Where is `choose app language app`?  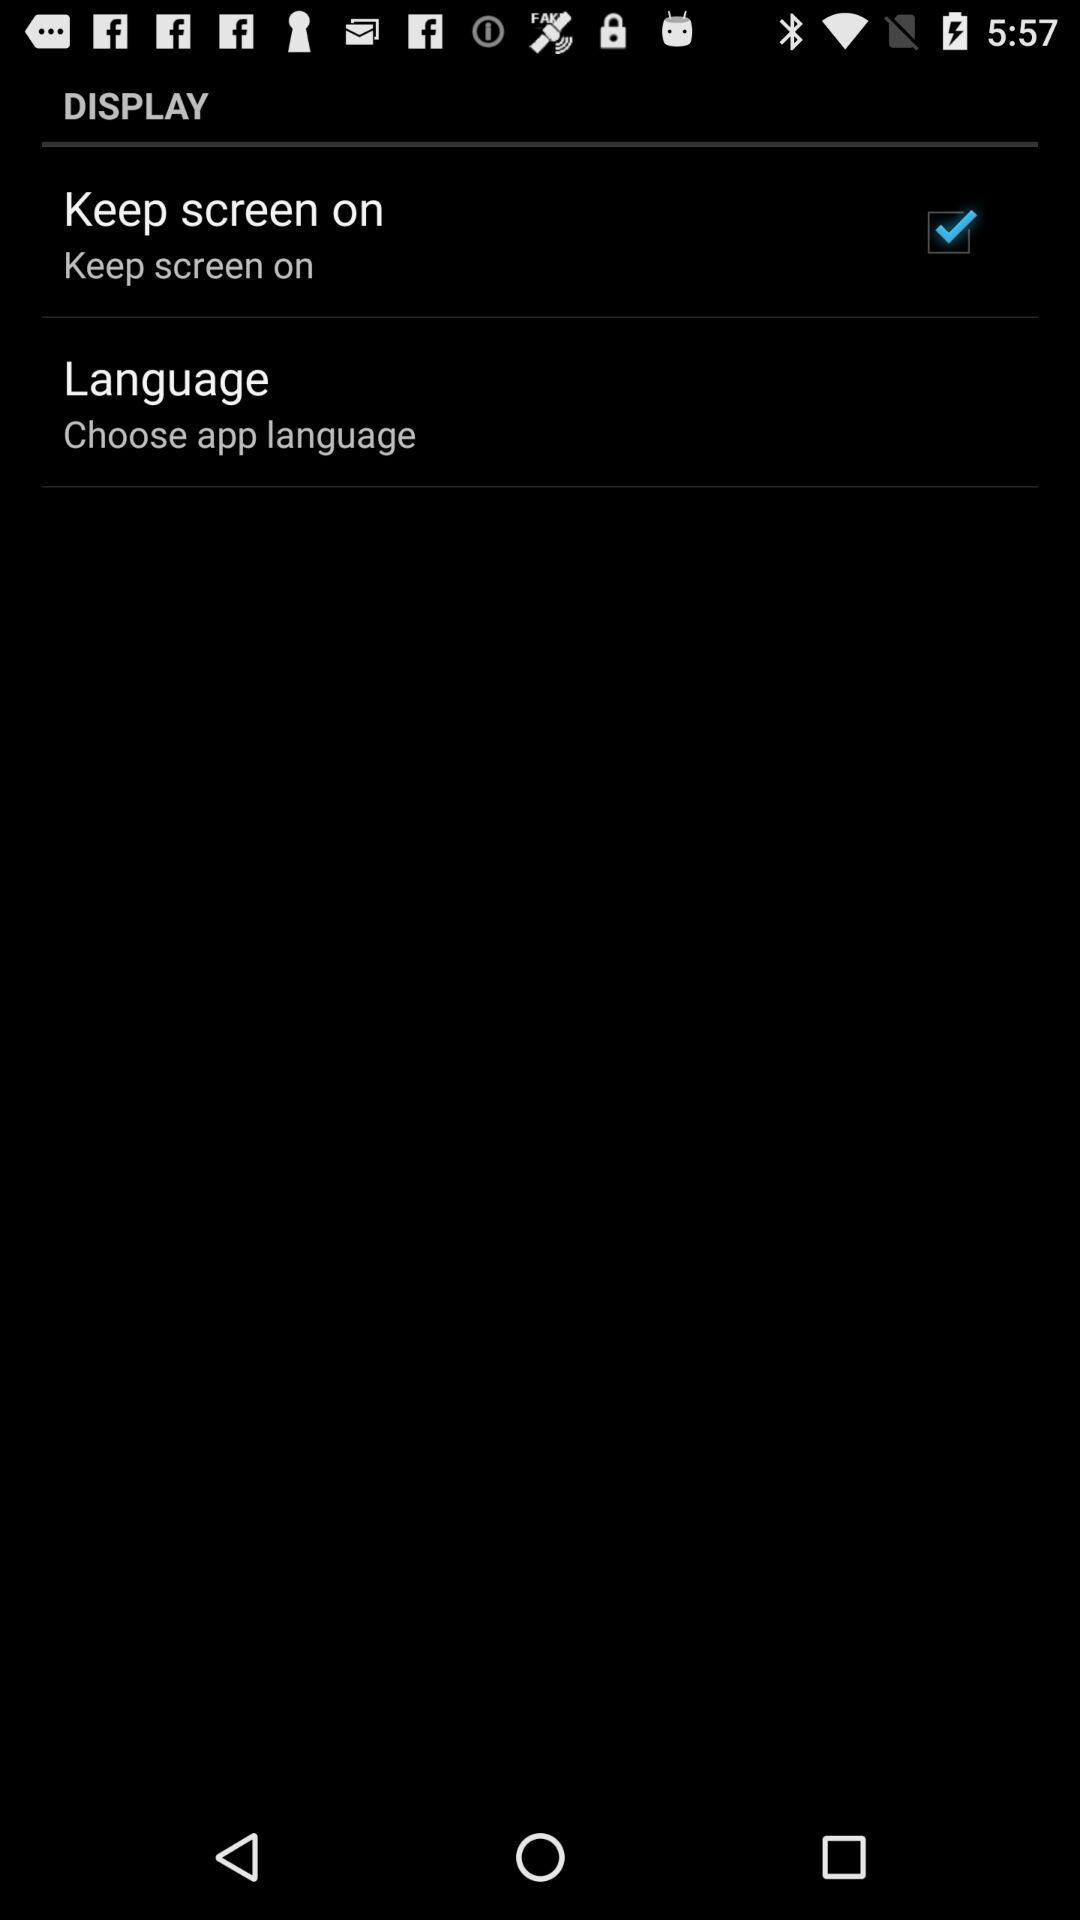
choose app language app is located at coordinates (238, 432).